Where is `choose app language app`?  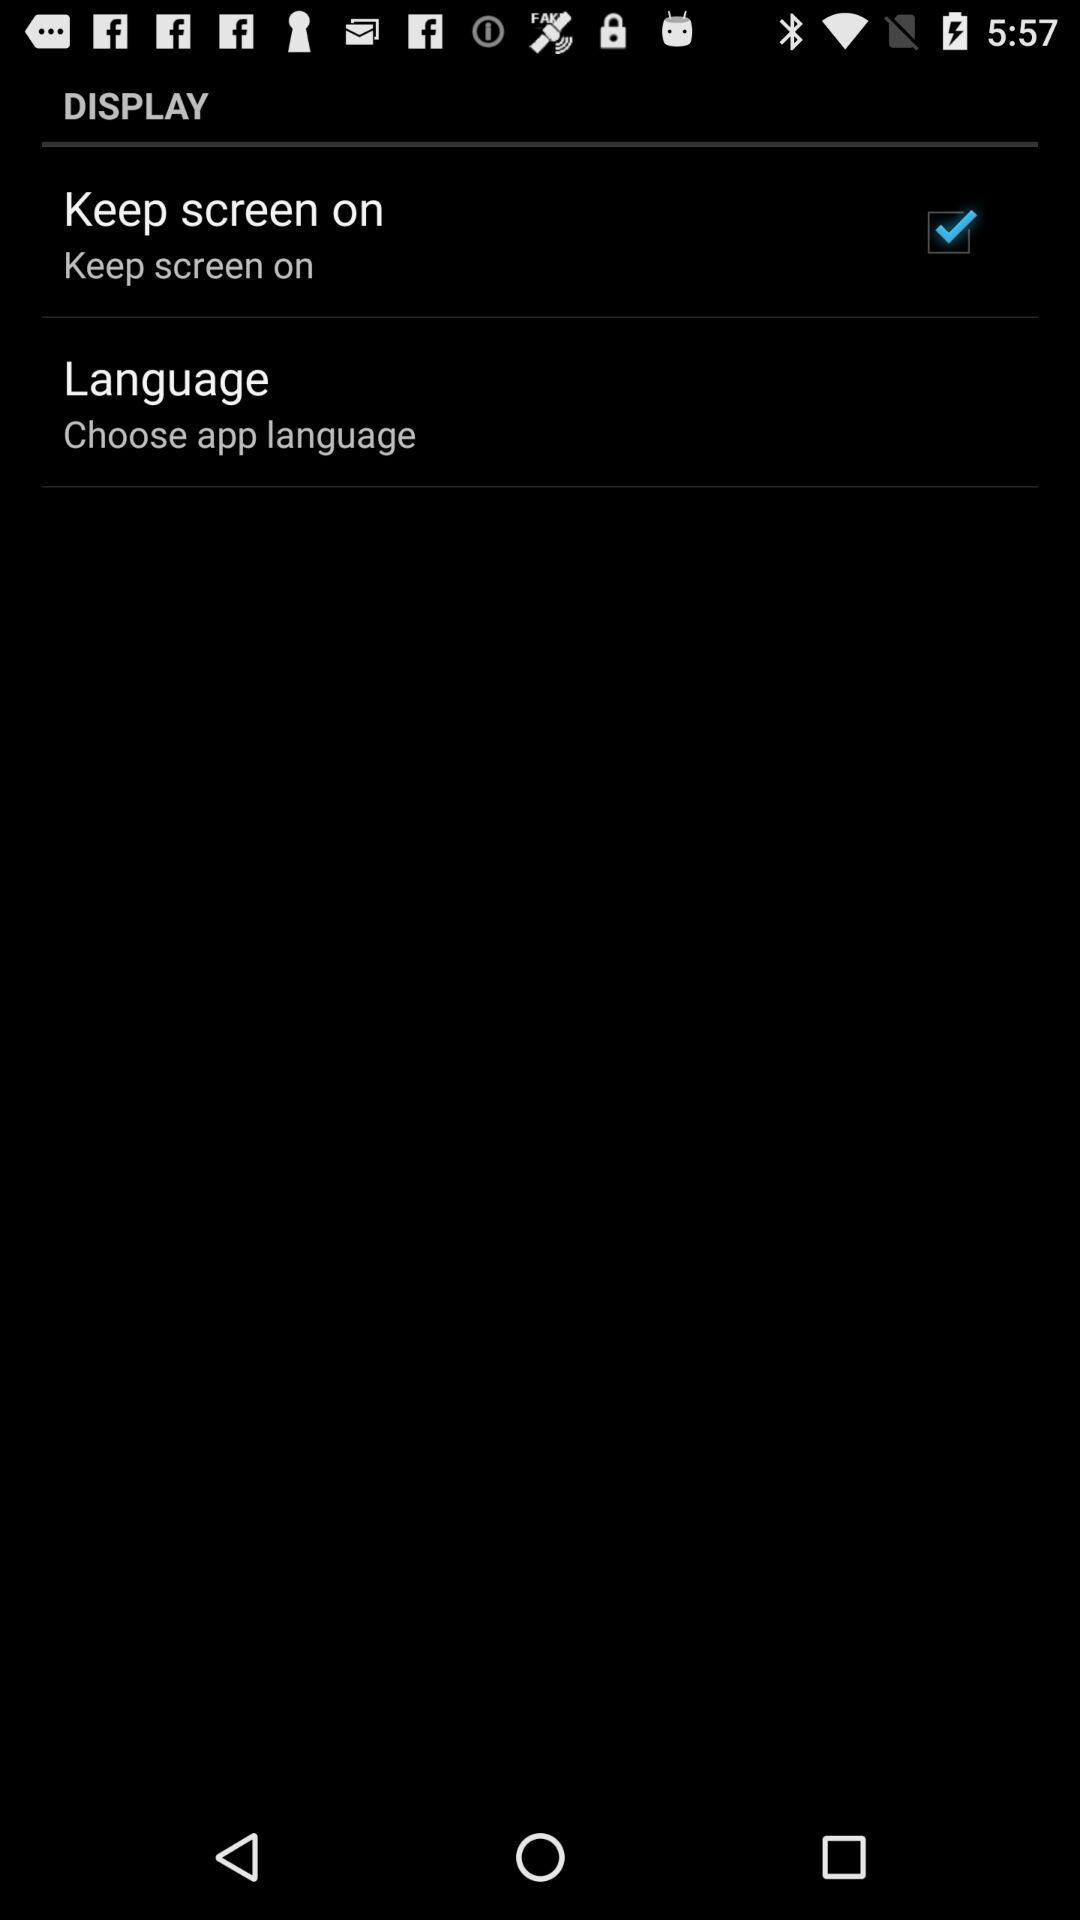
choose app language app is located at coordinates (238, 432).